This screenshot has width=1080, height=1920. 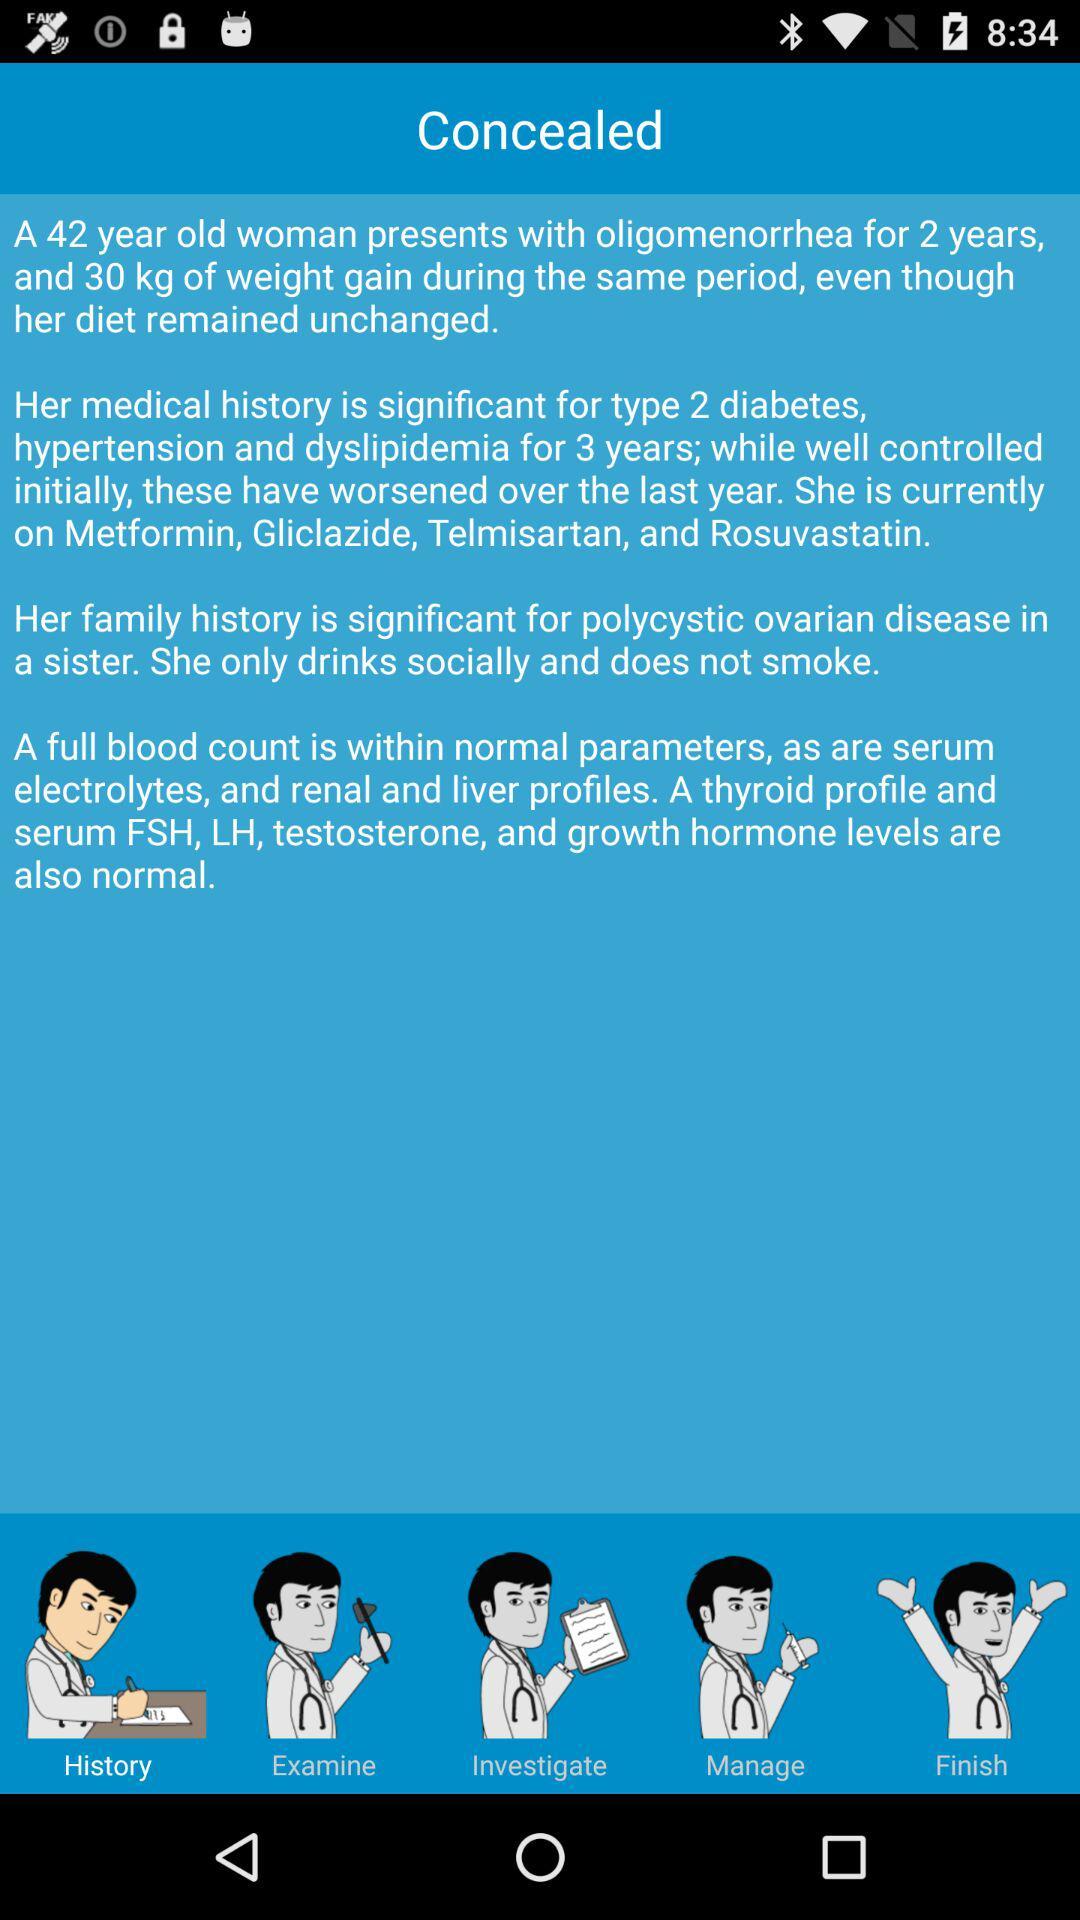 I want to click on the item below the a 42 year app, so click(x=323, y=1653).